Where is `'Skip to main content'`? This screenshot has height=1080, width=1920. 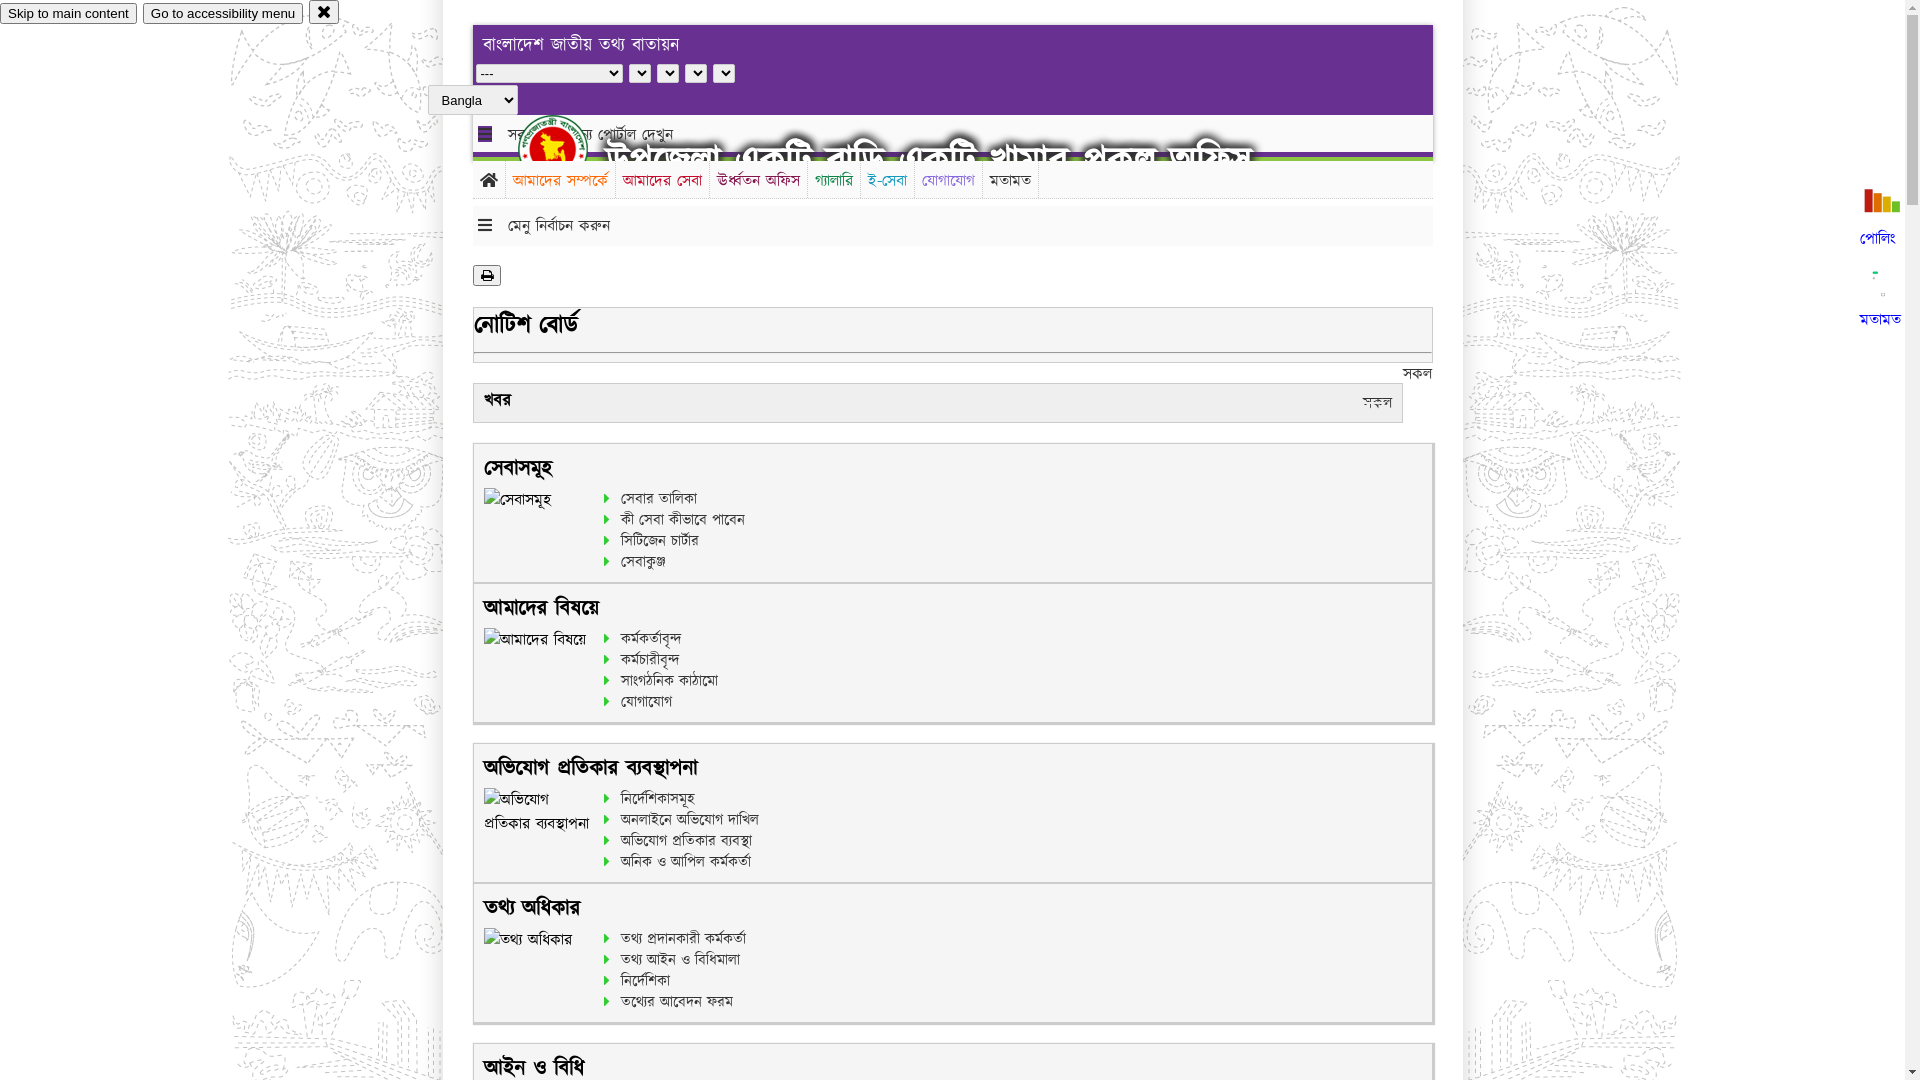 'Skip to main content' is located at coordinates (68, 13).